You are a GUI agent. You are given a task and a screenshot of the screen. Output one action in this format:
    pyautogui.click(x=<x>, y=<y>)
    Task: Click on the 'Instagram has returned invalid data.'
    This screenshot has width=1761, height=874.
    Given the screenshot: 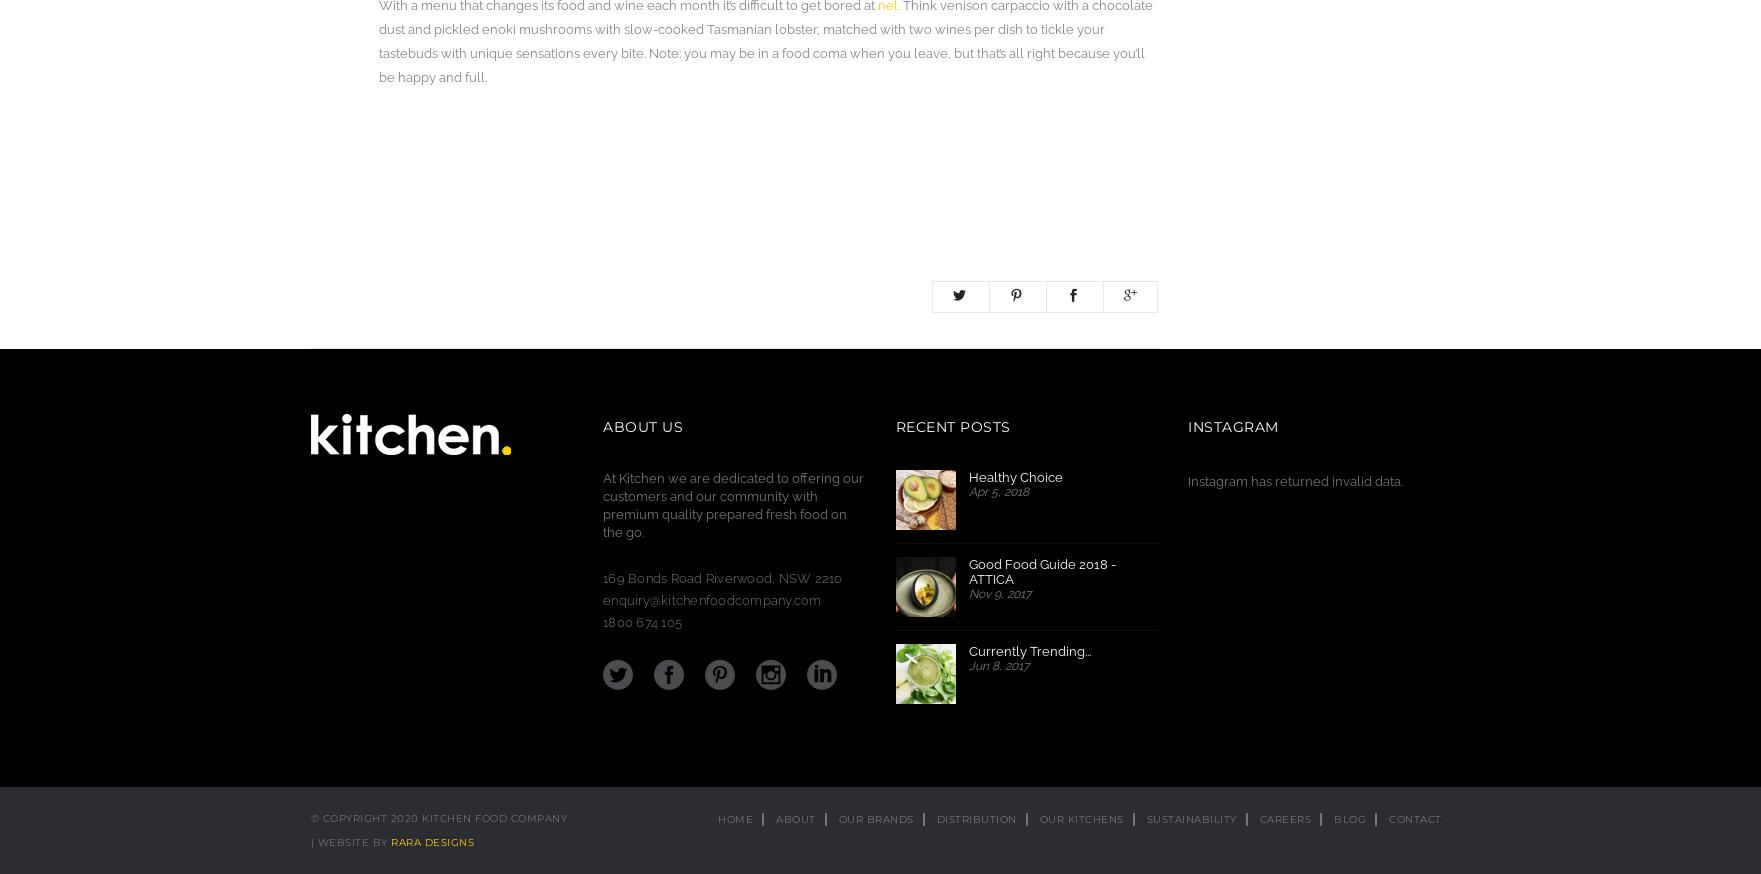 What is the action you would take?
    pyautogui.click(x=1295, y=480)
    